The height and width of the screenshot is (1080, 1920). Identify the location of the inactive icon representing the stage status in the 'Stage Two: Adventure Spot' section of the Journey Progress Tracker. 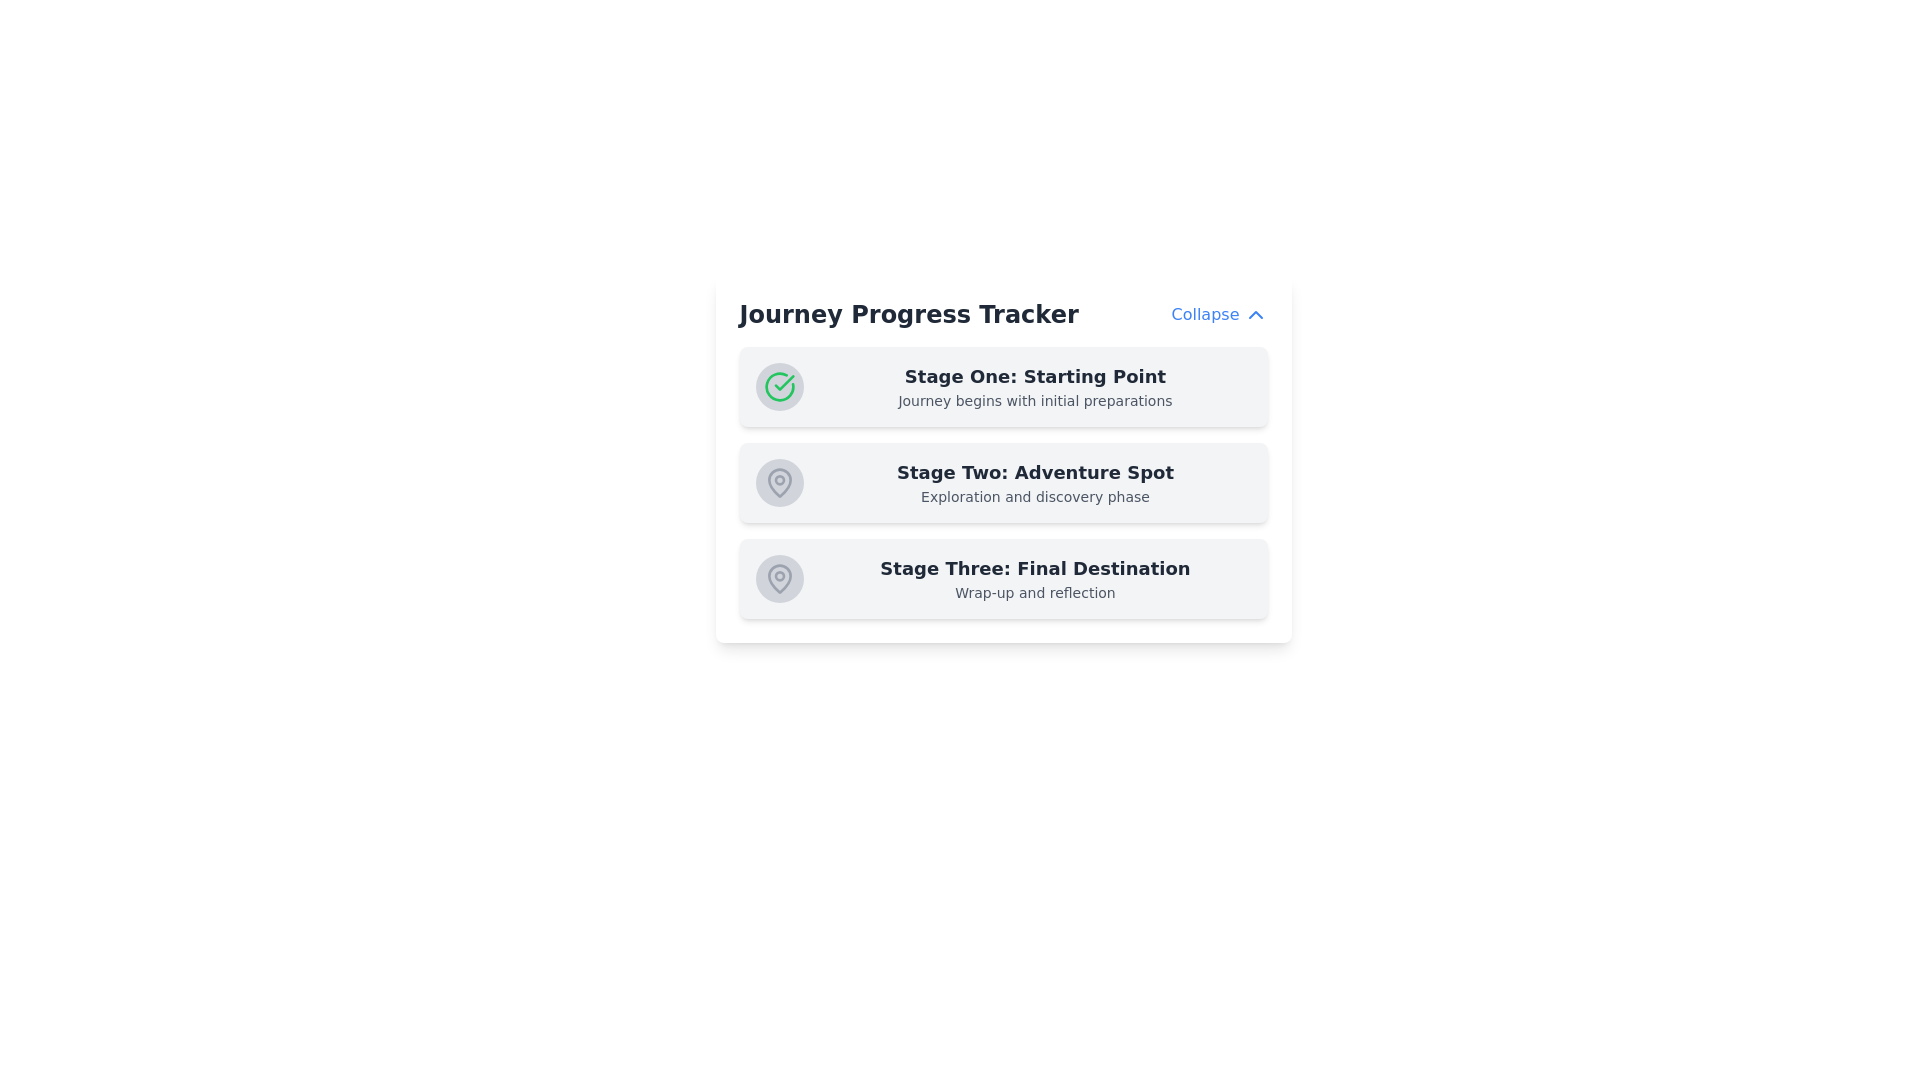
(778, 482).